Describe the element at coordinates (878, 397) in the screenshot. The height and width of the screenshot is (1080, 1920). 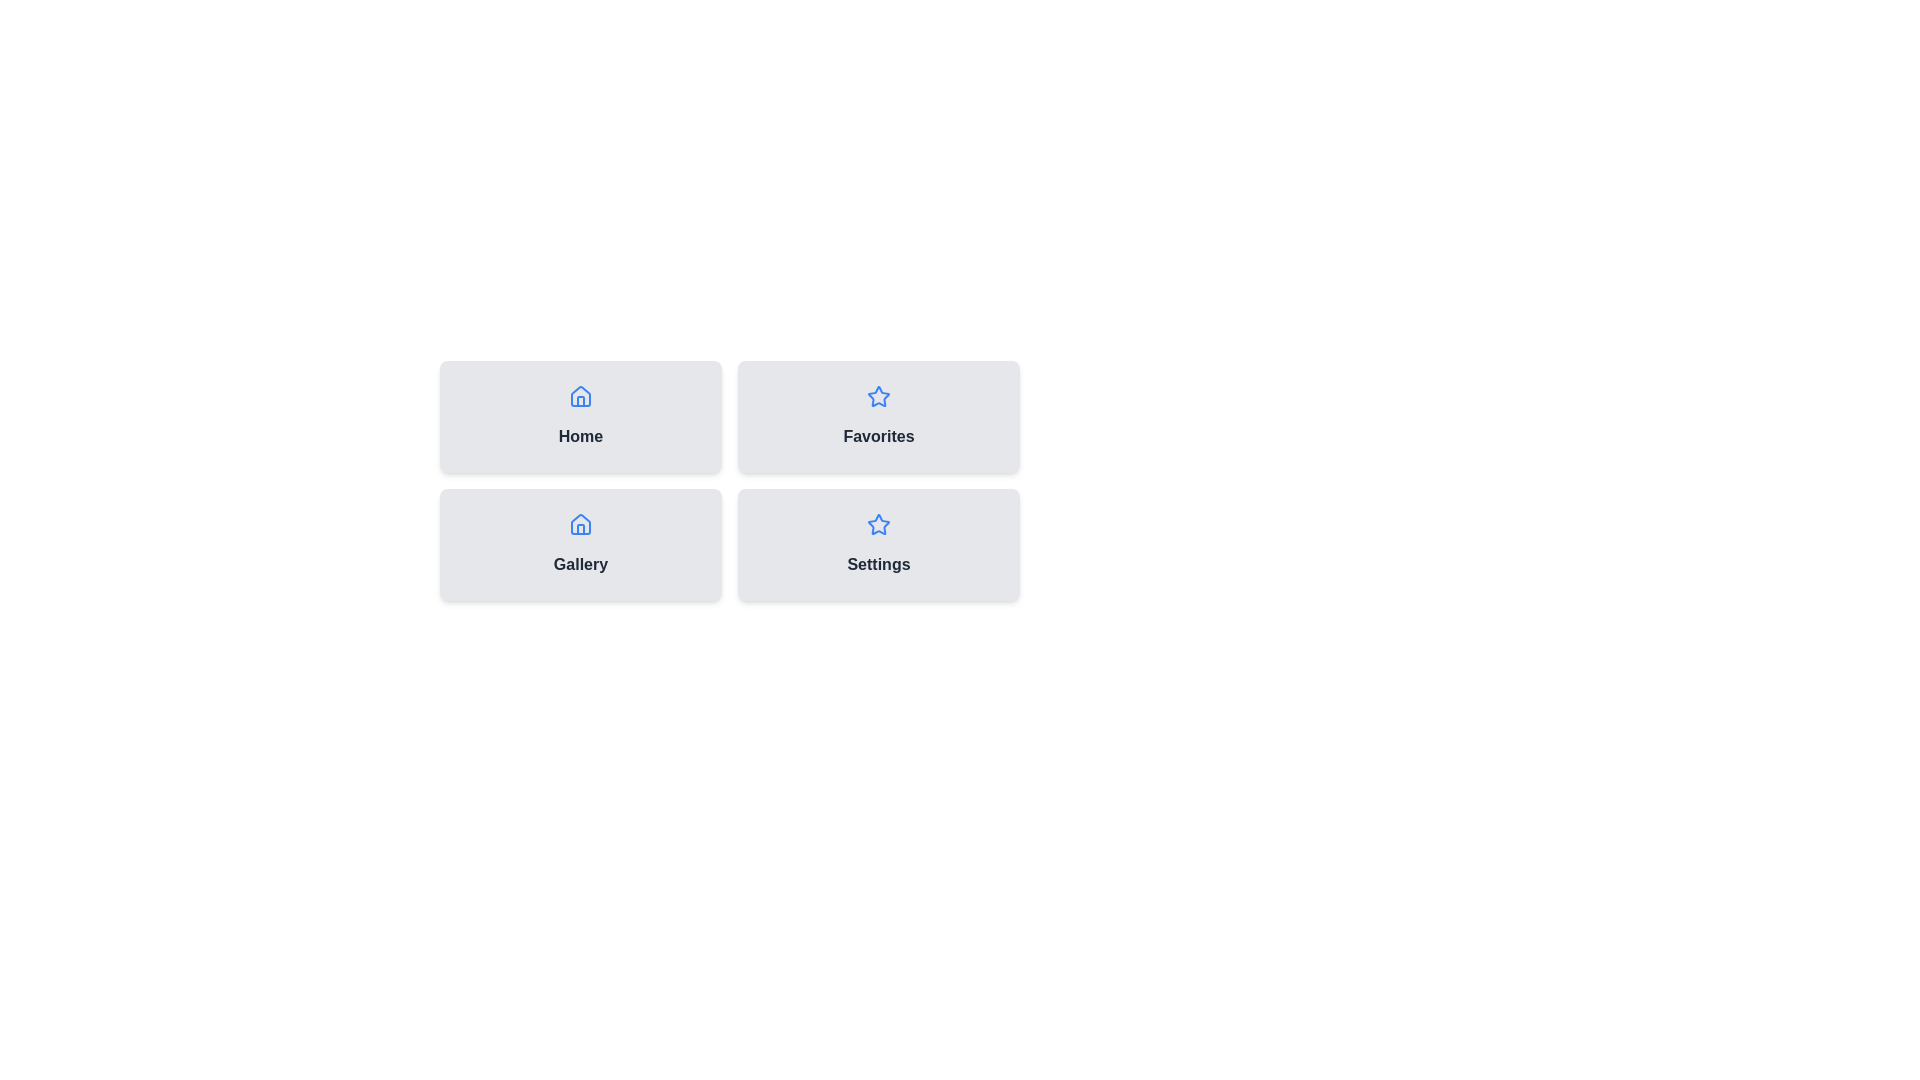
I see `the blue star icon with a hollow center located on the 'Favorites' card in the top-right region of the interface` at that location.